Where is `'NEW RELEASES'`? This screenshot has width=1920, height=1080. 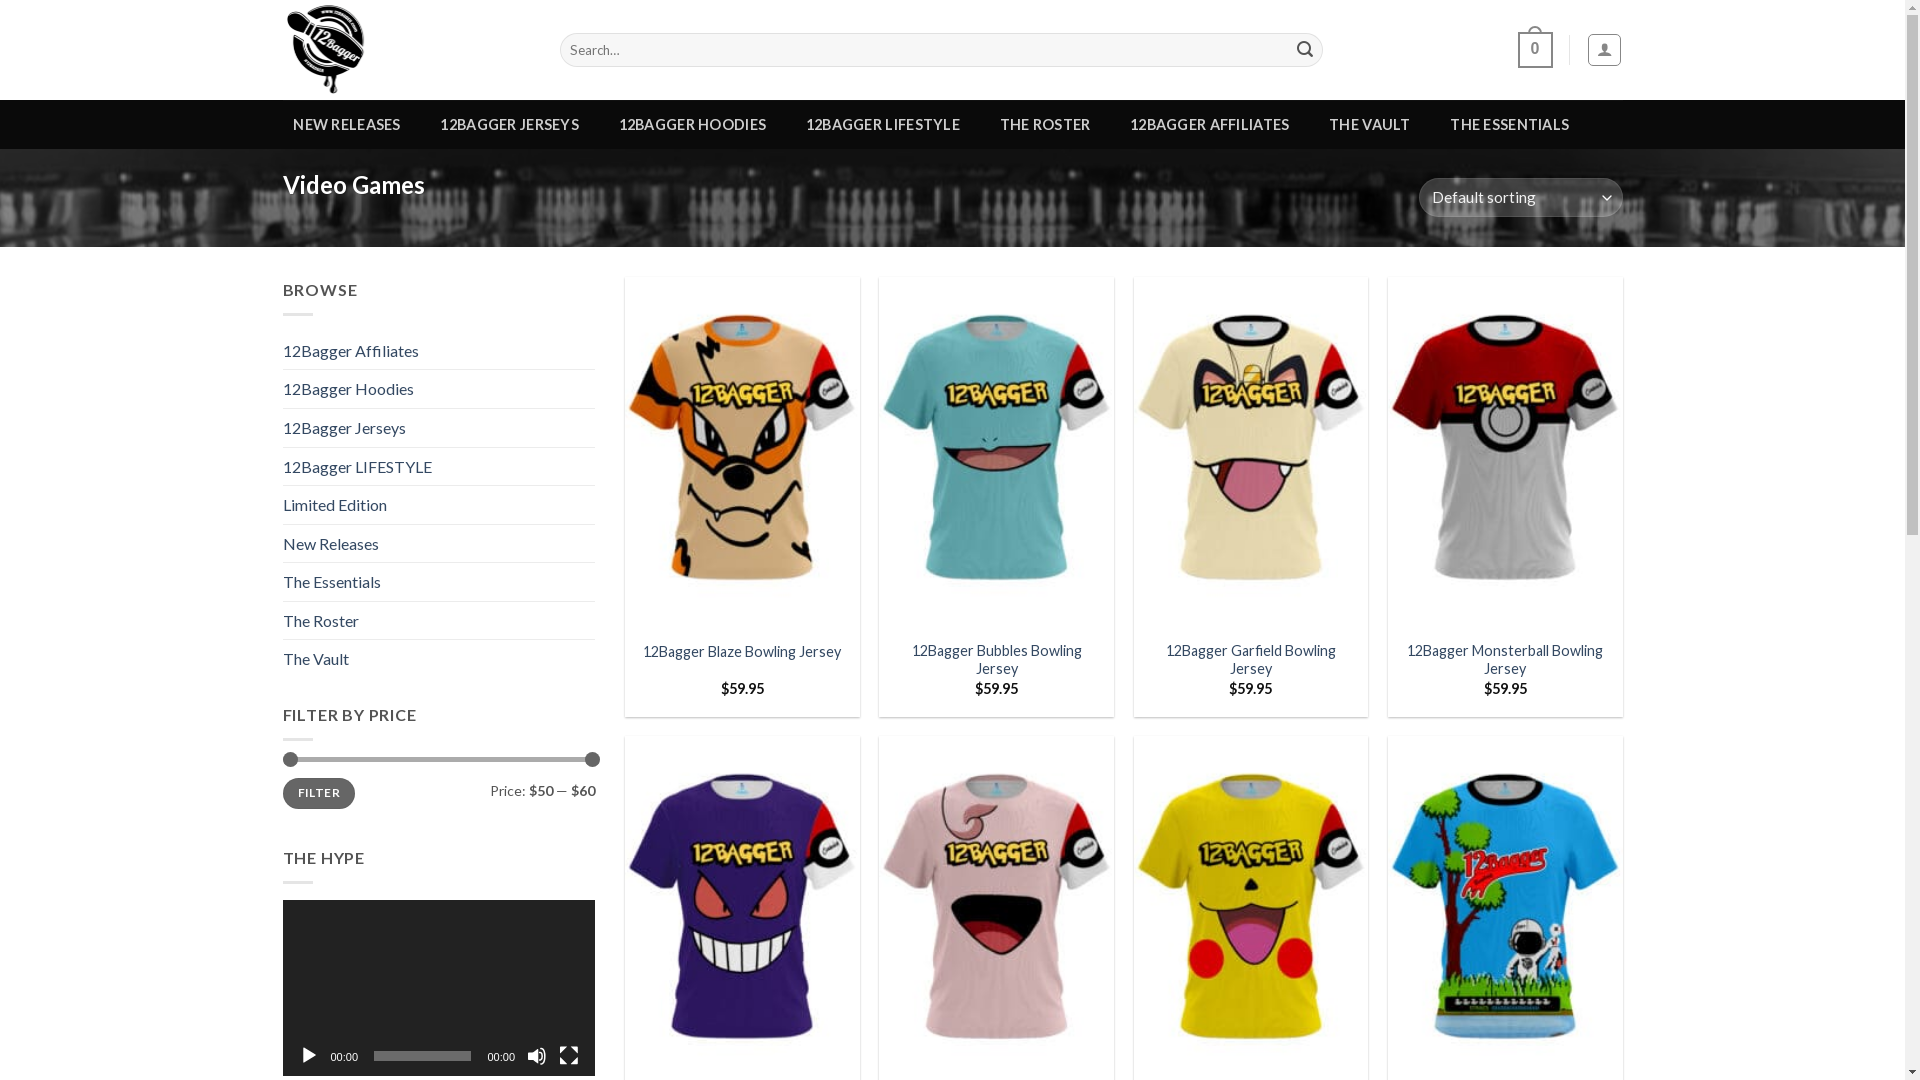 'NEW RELEASES' is located at coordinates (346, 124).